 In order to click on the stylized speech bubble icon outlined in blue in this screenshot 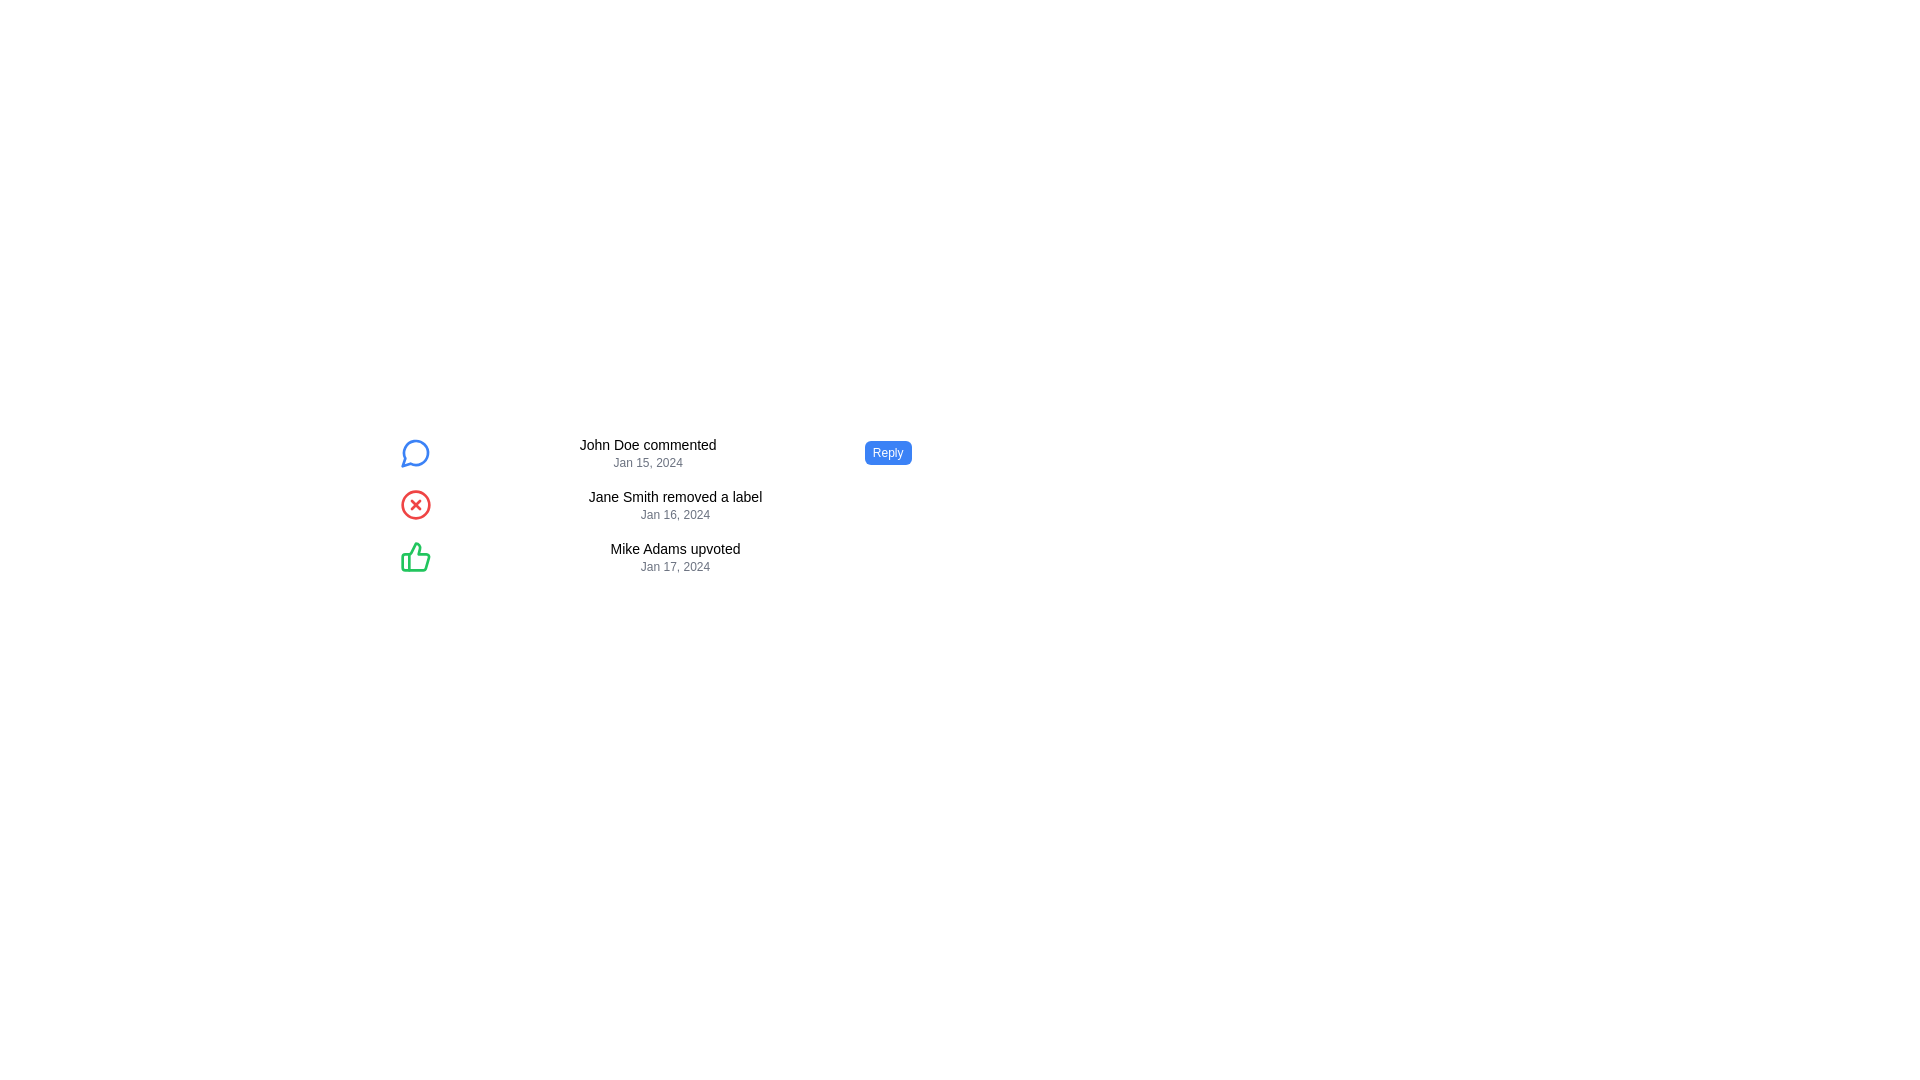, I will do `click(413, 453)`.